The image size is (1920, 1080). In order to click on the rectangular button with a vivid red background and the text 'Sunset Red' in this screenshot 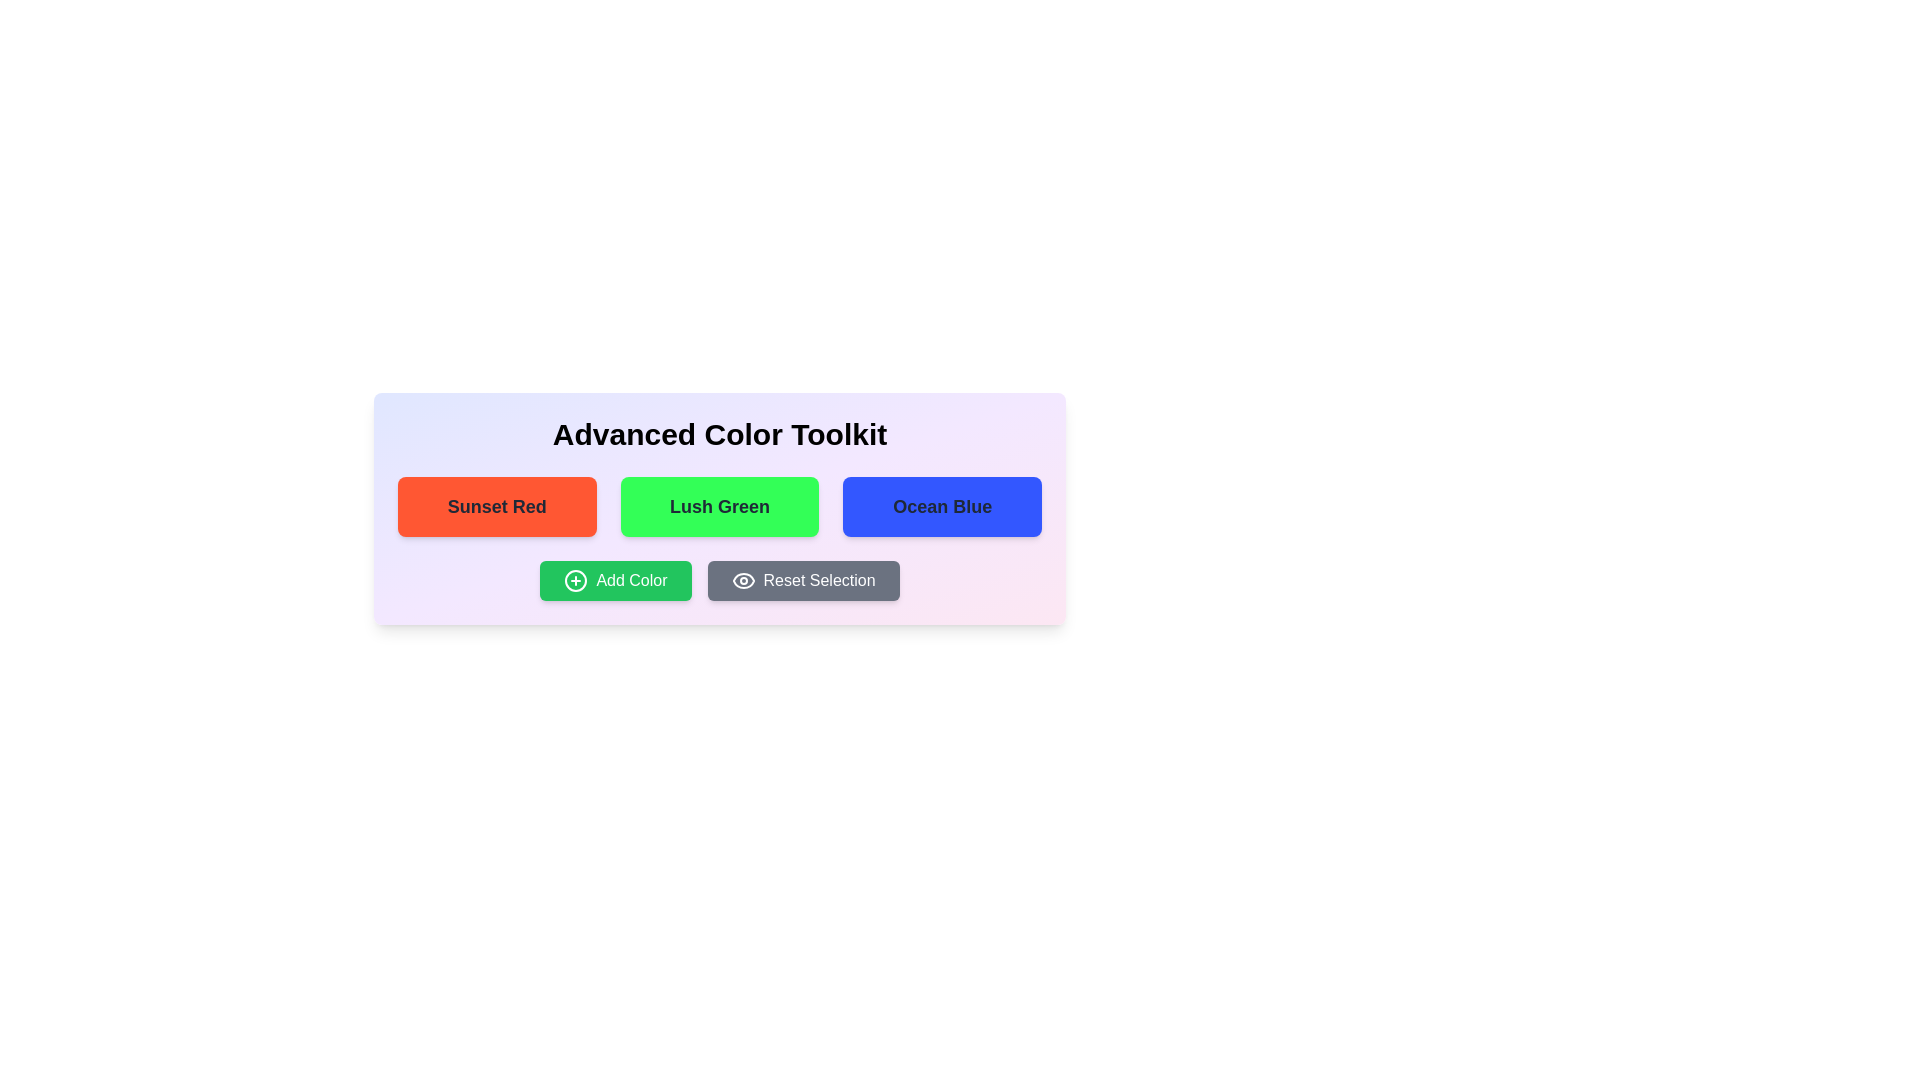, I will do `click(497, 505)`.